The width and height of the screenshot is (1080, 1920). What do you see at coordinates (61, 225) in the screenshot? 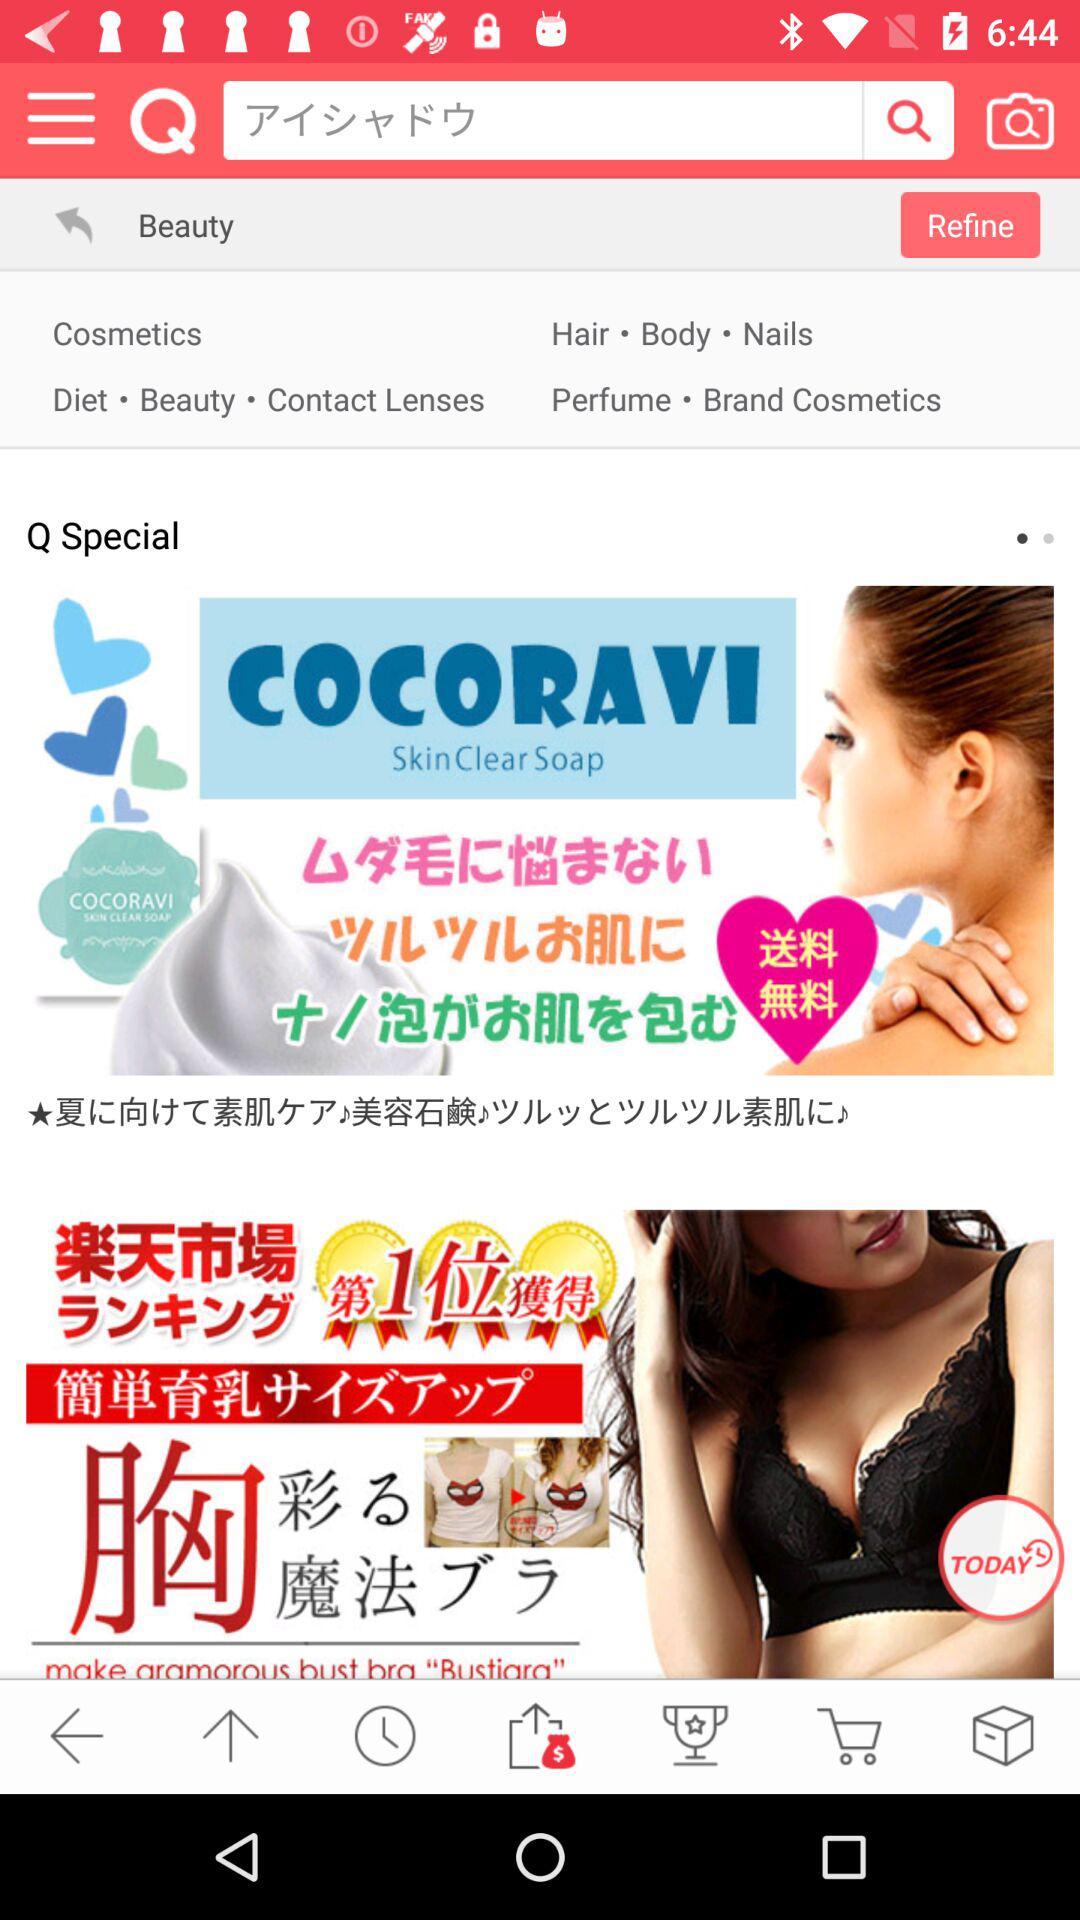
I see `go back` at bounding box center [61, 225].